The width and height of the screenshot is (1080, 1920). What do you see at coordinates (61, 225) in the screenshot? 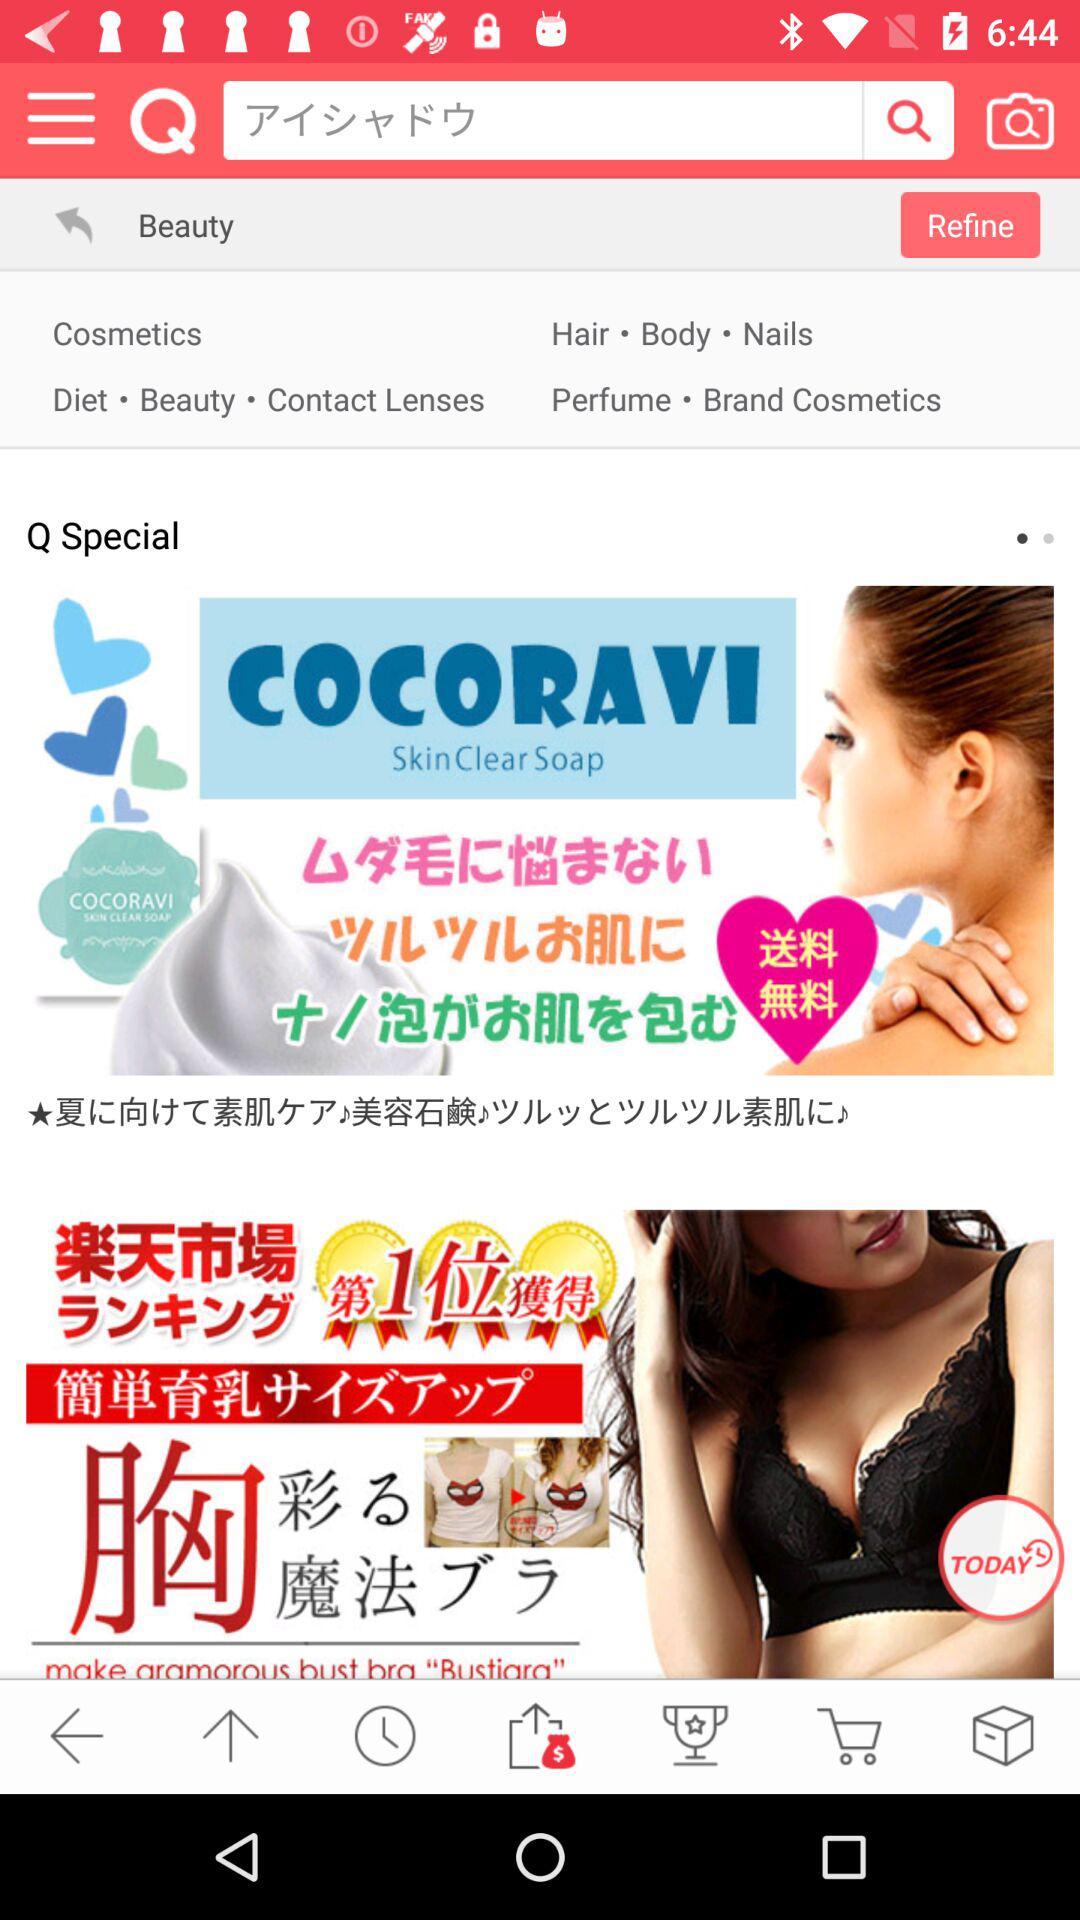
I see `go back` at bounding box center [61, 225].